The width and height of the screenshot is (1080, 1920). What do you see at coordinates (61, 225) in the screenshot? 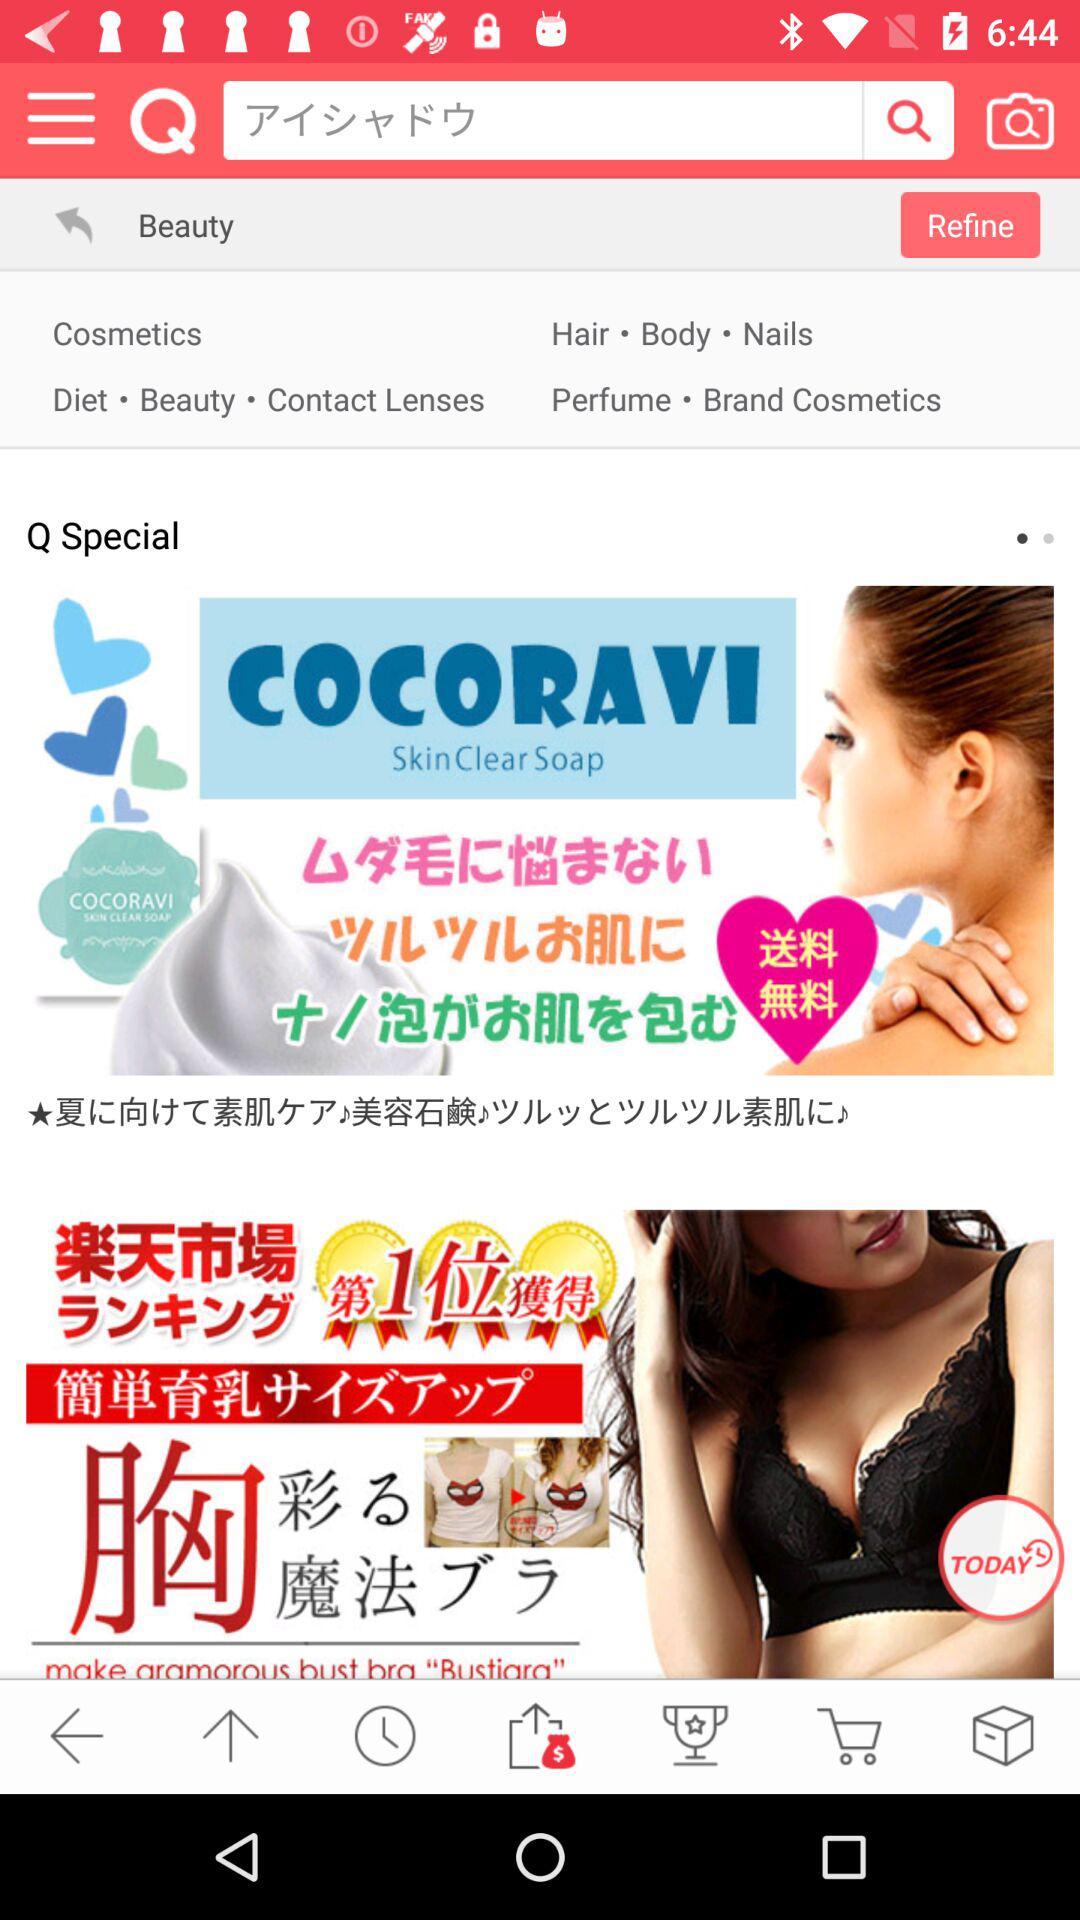
I see `go back` at bounding box center [61, 225].